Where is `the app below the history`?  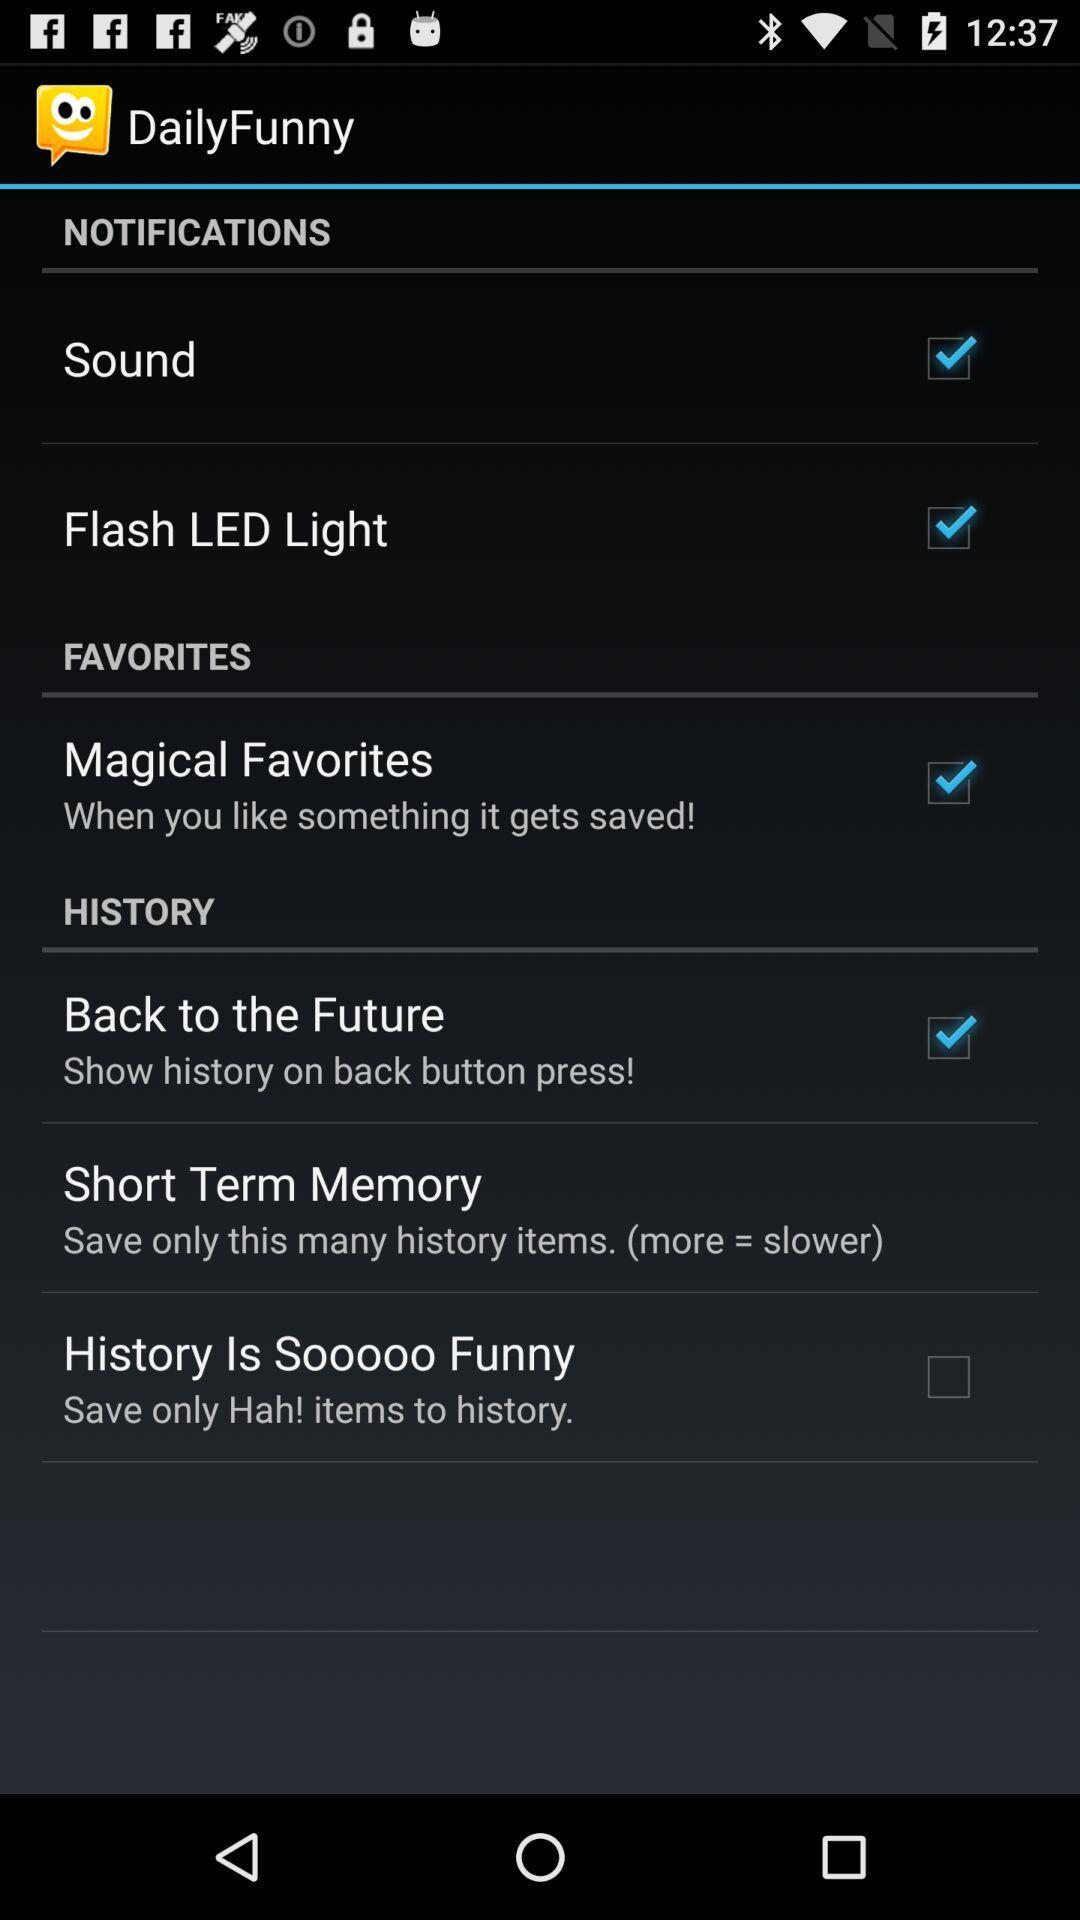 the app below the history is located at coordinates (252, 1012).